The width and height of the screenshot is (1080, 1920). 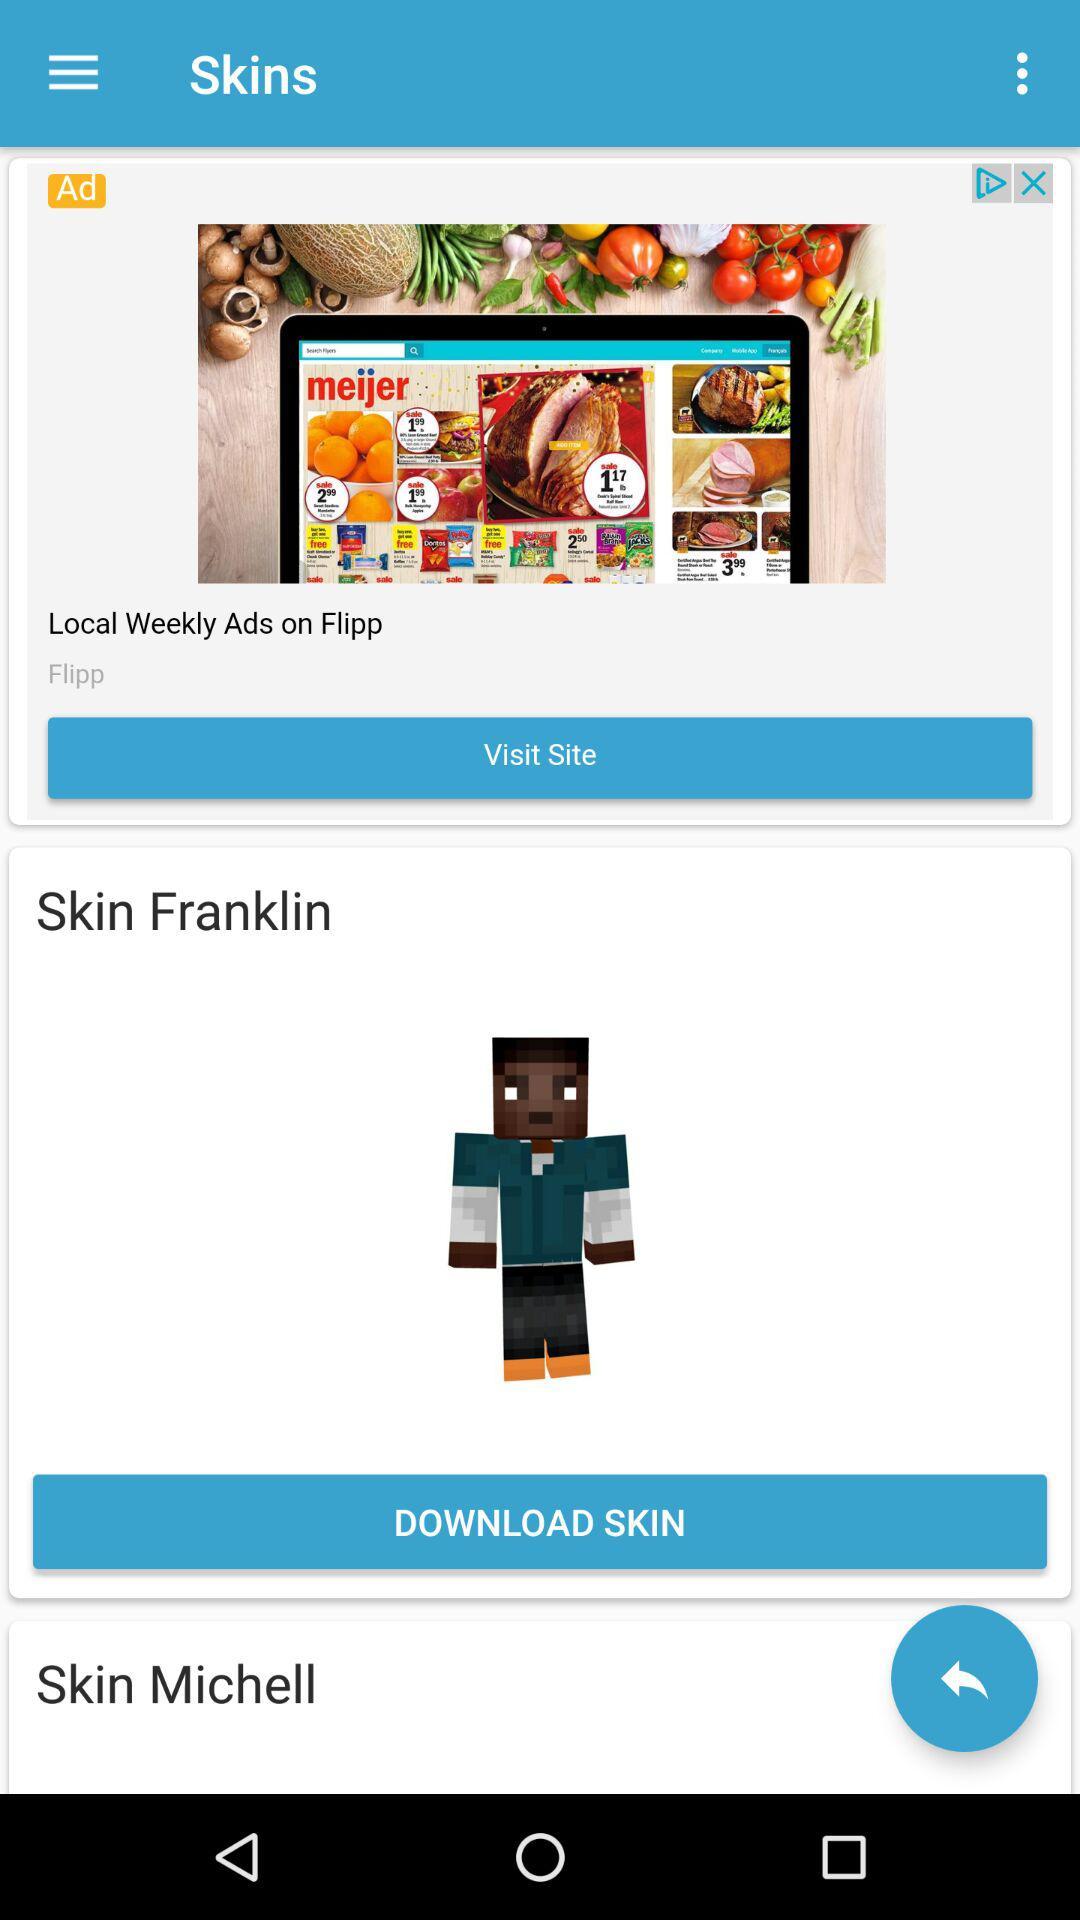 What do you see at coordinates (540, 491) in the screenshot?
I see `click on advertisements` at bounding box center [540, 491].